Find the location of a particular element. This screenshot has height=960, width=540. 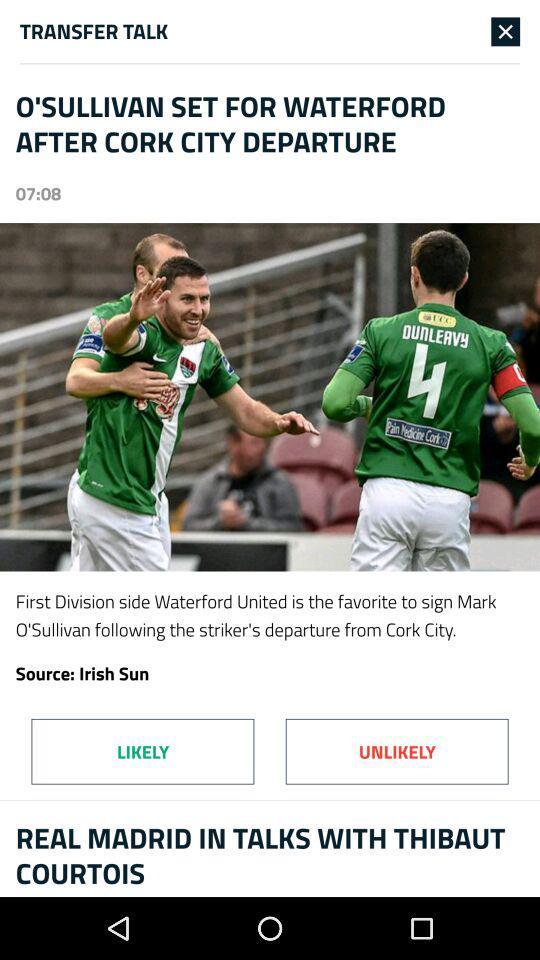

the likely item is located at coordinates (141, 750).